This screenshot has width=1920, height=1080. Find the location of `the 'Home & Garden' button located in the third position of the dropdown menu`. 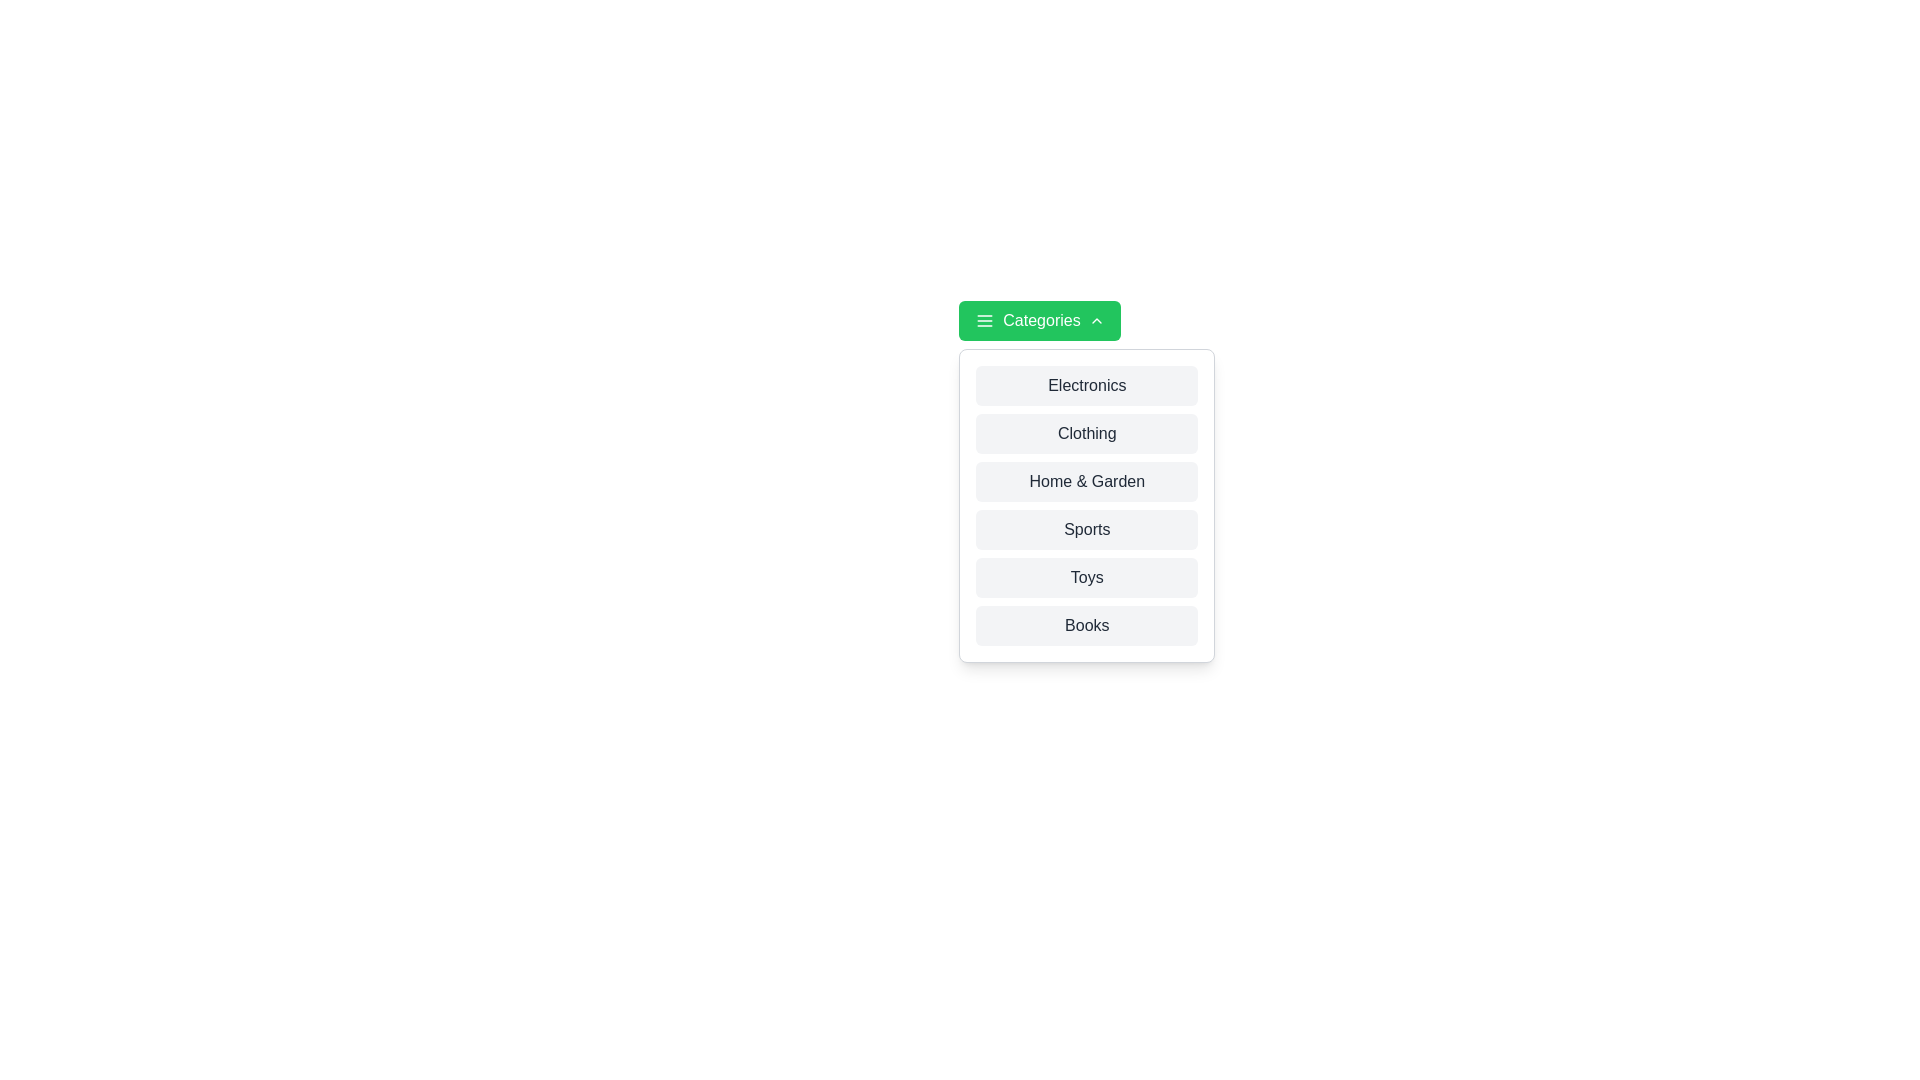

the 'Home & Garden' button located in the third position of the dropdown menu is located at coordinates (1086, 482).